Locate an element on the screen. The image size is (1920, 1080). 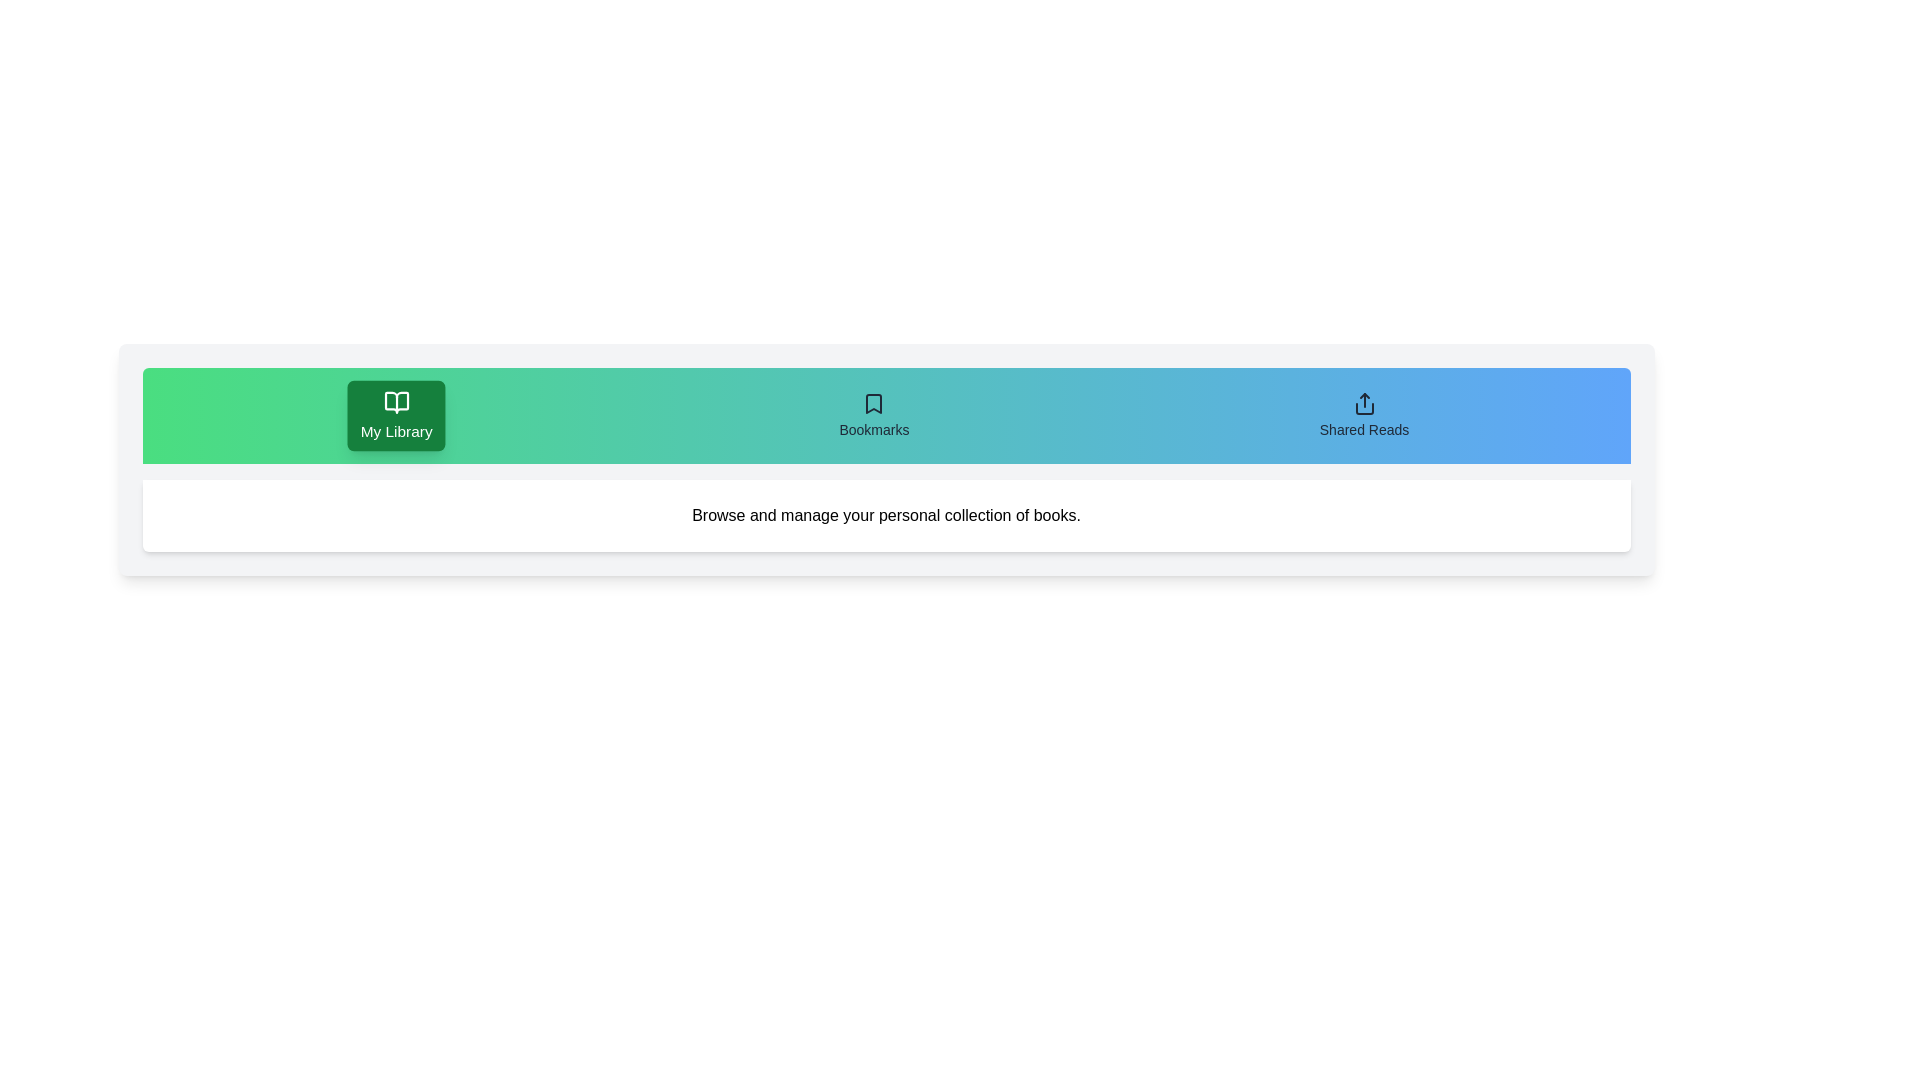
the tab labeled Bookmarks is located at coordinates (874, 415).